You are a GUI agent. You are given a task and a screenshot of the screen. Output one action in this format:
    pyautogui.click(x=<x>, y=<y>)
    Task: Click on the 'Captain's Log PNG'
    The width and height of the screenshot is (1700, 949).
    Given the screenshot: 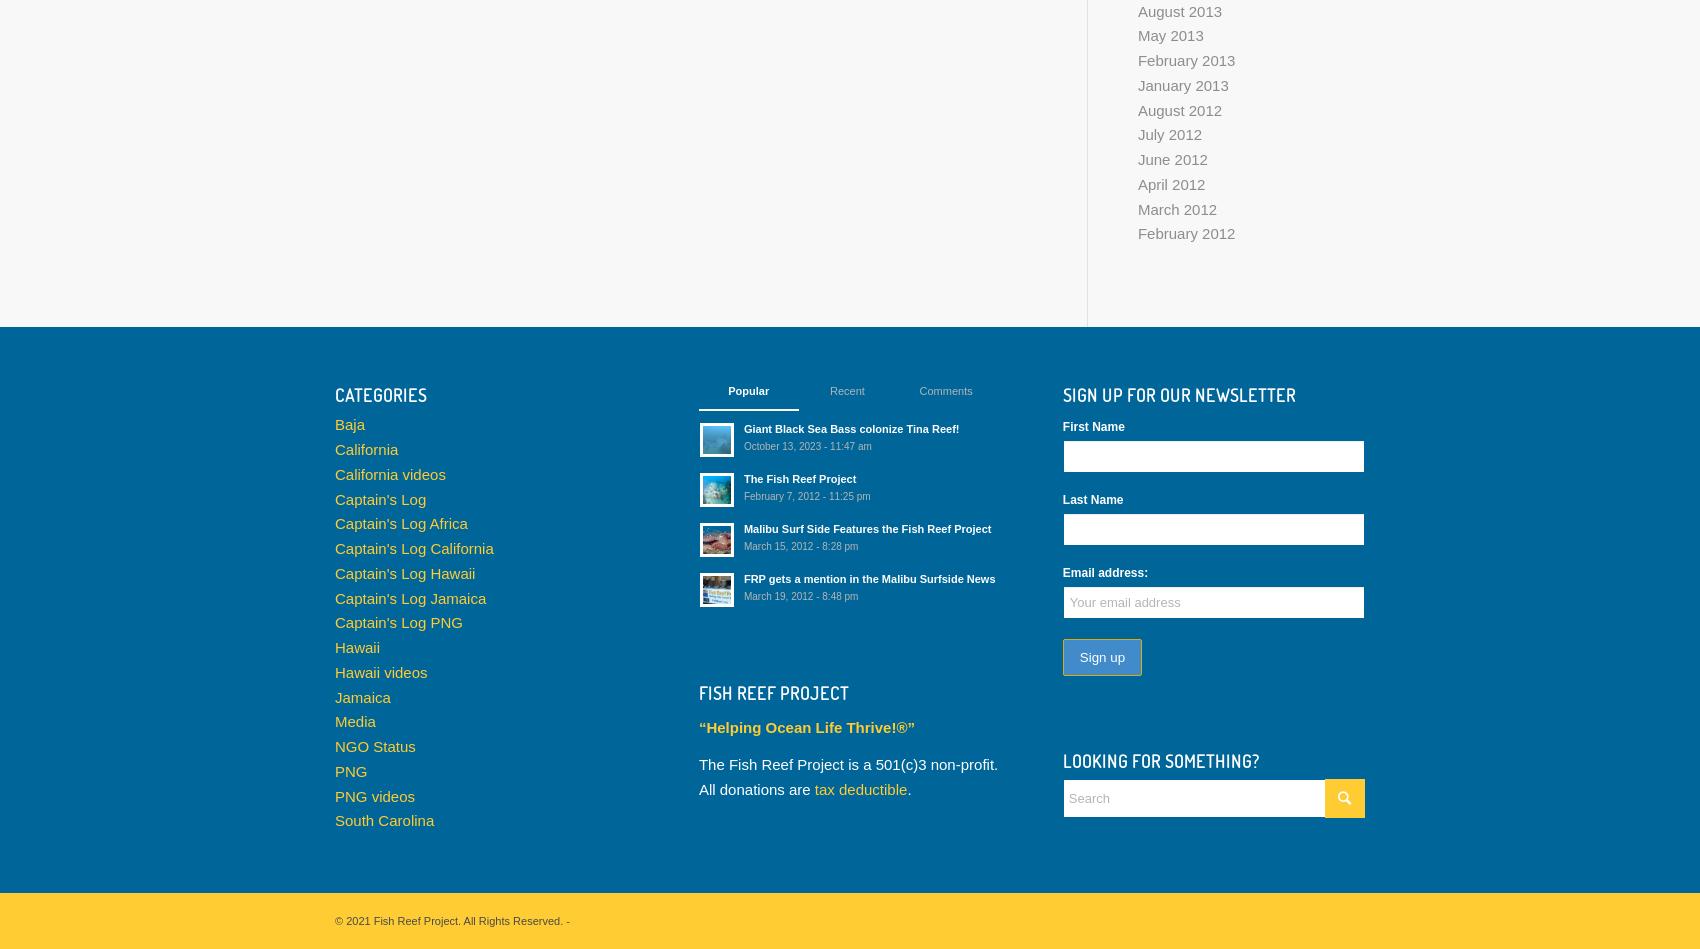 What is the action you would take?
    pyautogui.click(x=397, y=621)
    